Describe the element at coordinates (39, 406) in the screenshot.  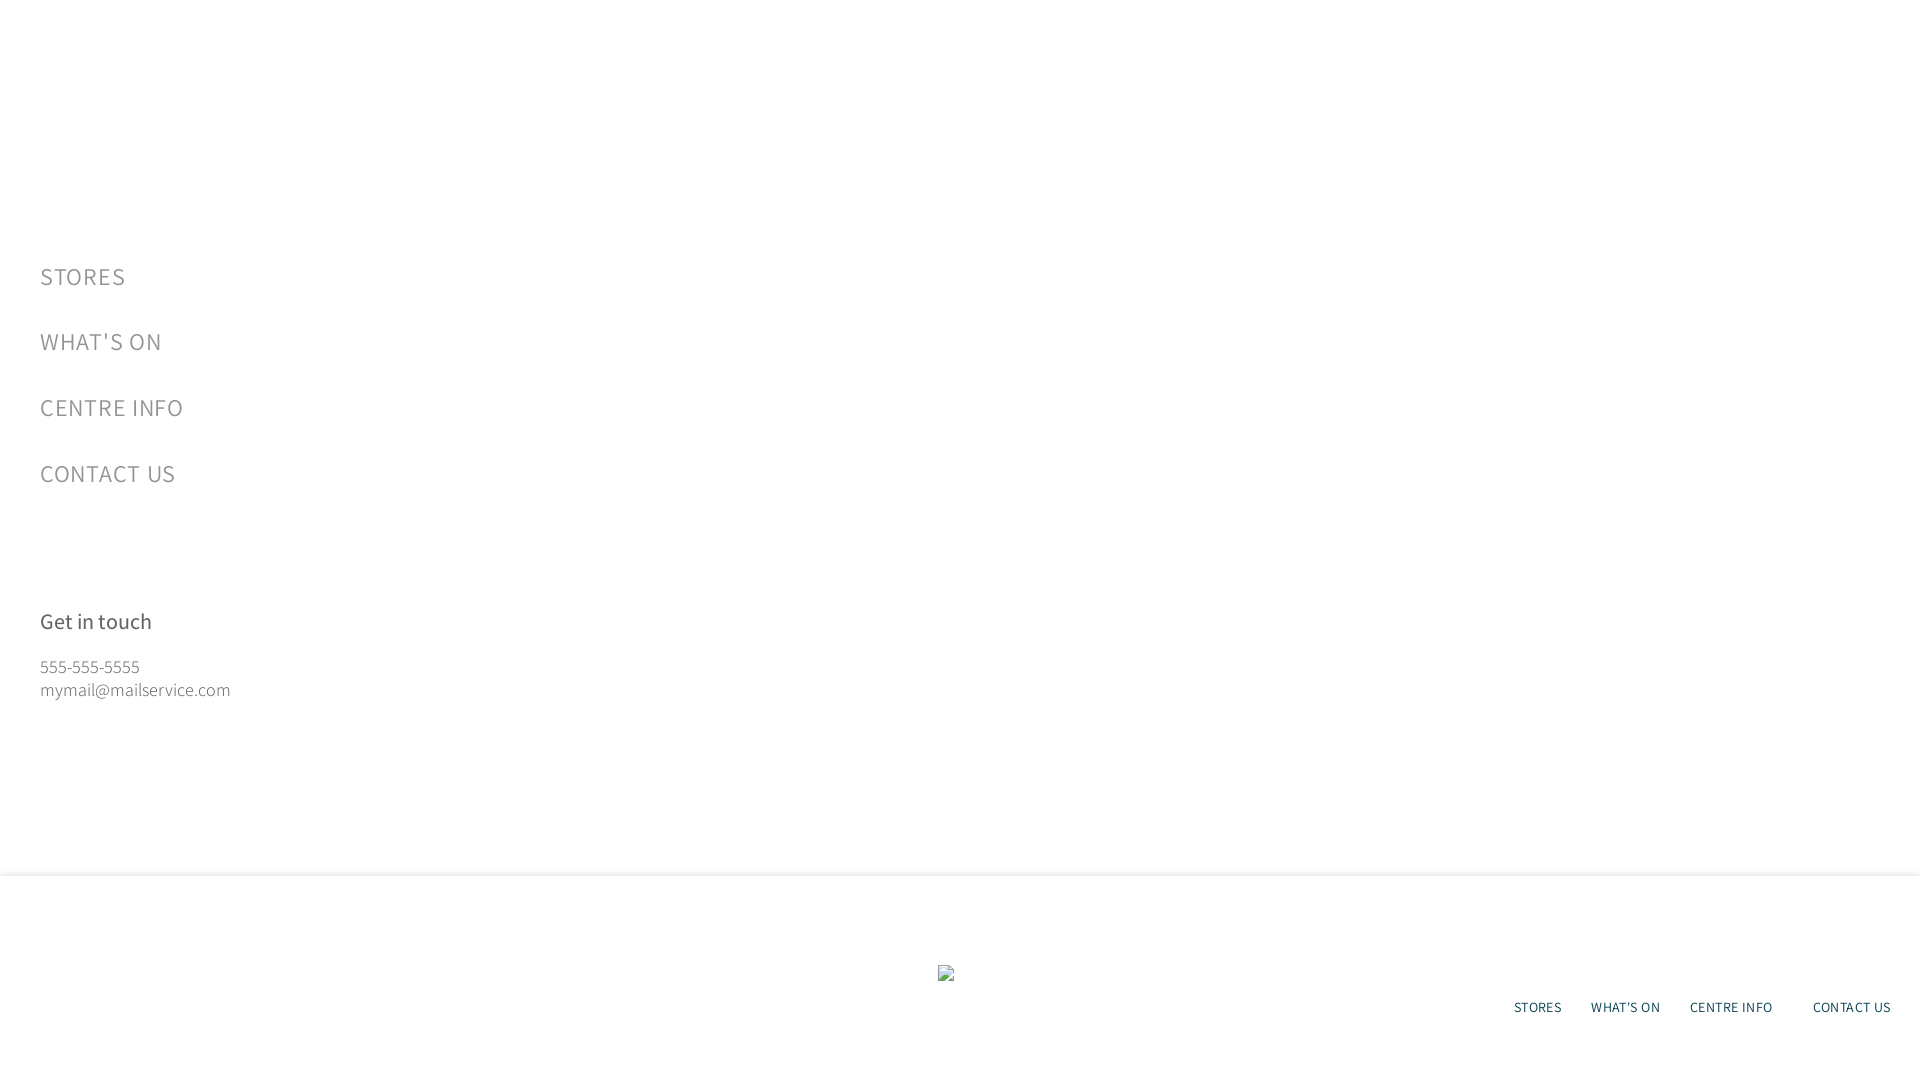
I see `'CENTRE INFO'` at that location.